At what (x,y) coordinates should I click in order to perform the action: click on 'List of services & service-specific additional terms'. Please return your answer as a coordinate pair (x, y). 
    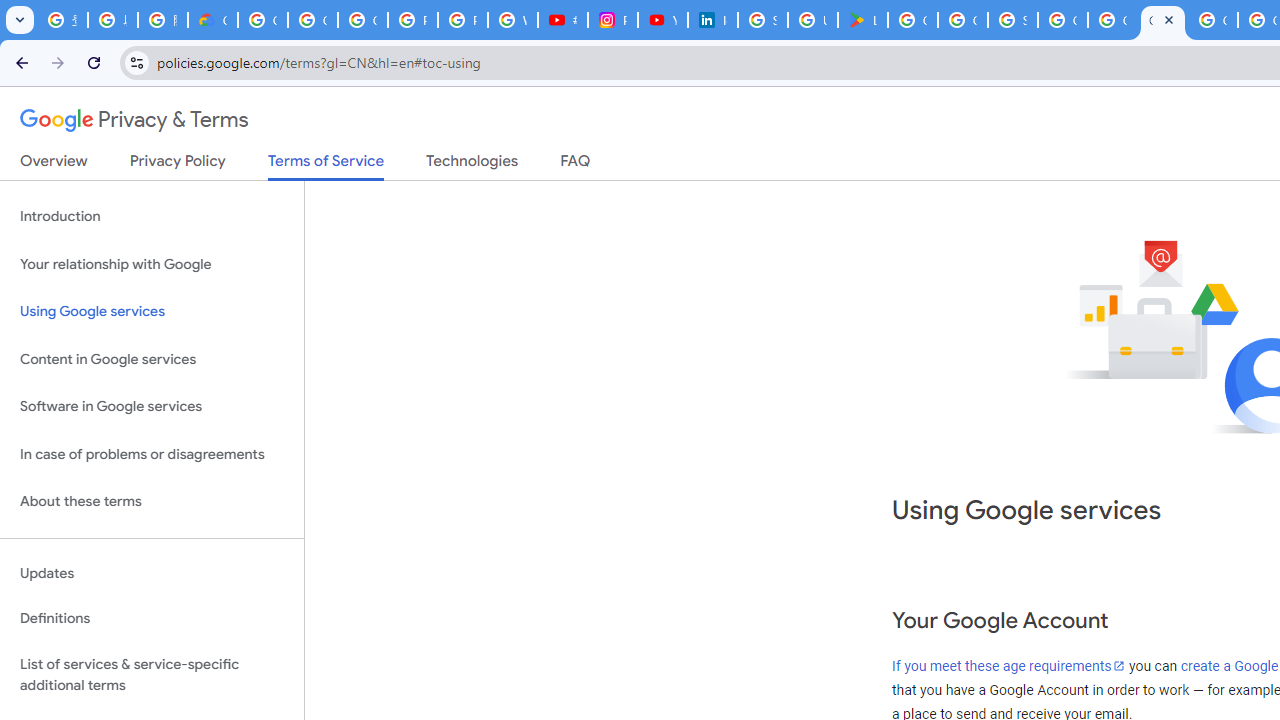
    Looking at the image, I should click on (151, 675).